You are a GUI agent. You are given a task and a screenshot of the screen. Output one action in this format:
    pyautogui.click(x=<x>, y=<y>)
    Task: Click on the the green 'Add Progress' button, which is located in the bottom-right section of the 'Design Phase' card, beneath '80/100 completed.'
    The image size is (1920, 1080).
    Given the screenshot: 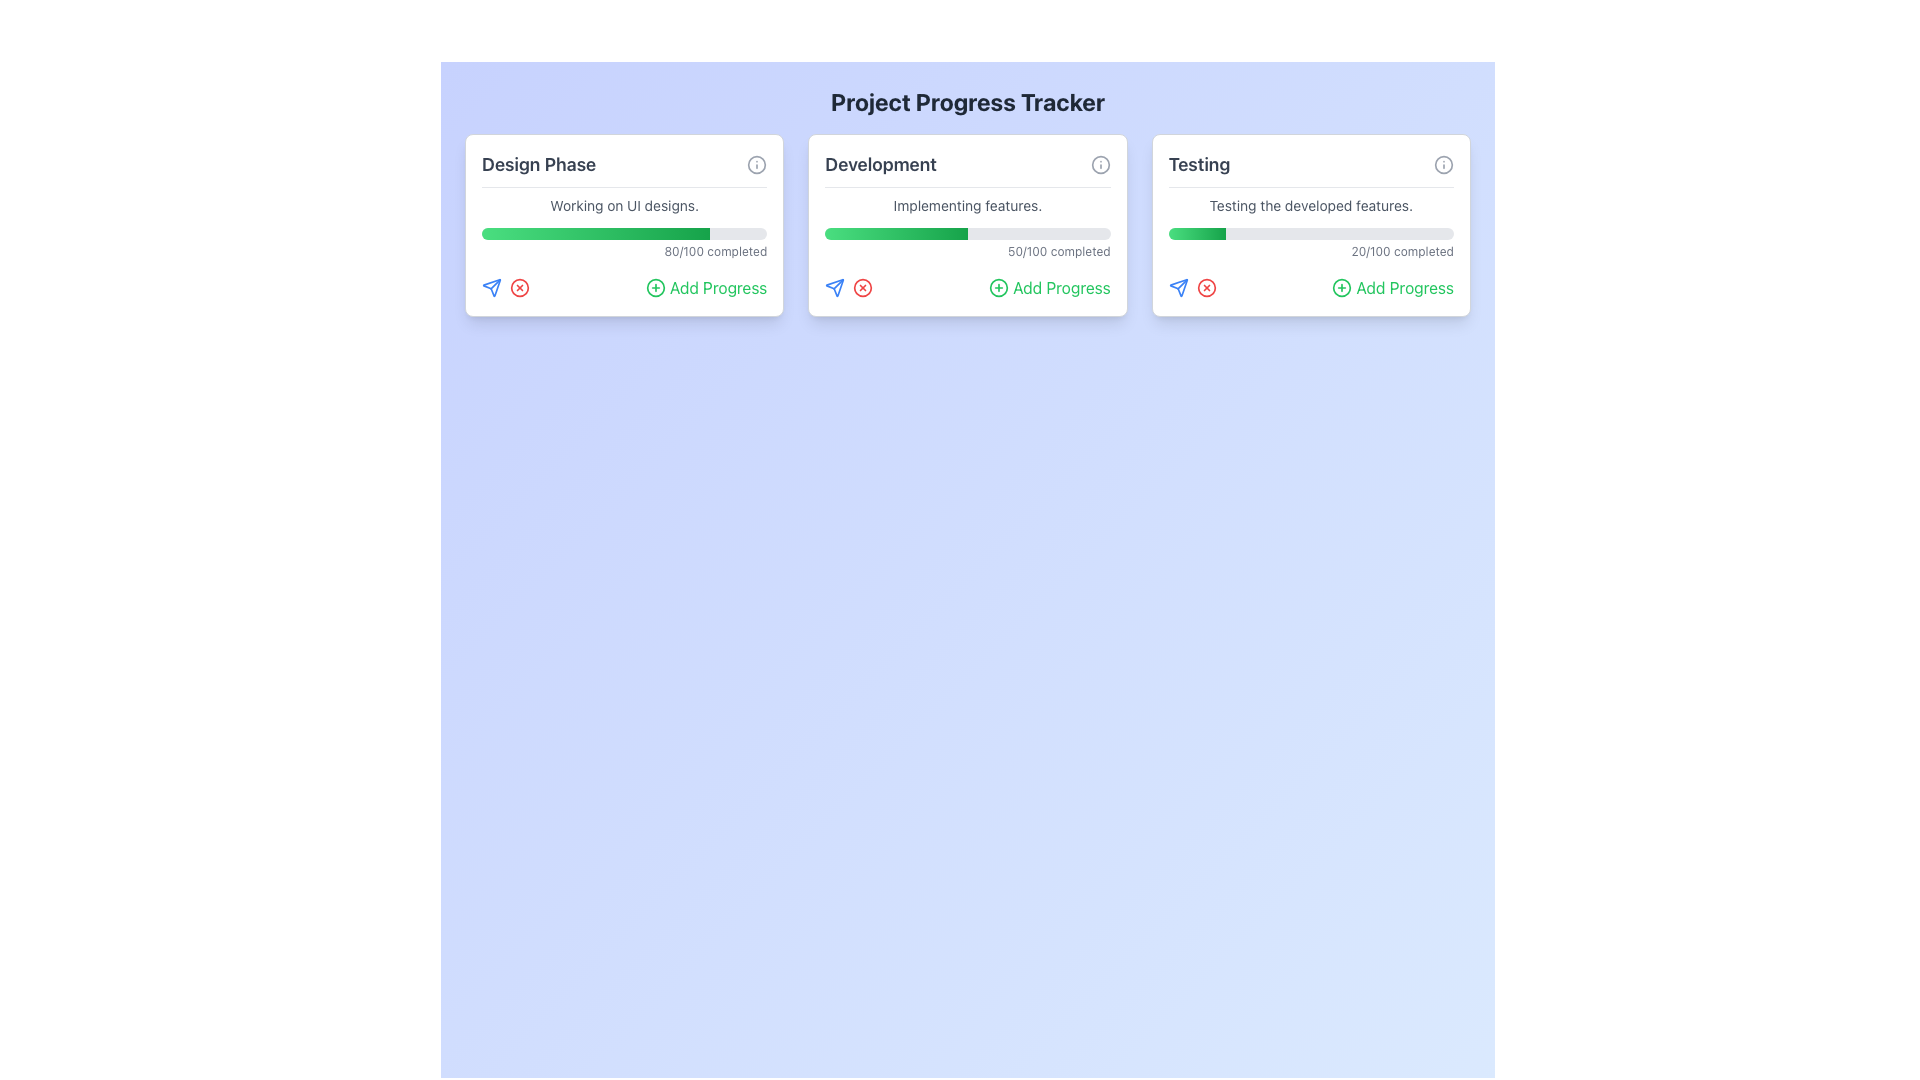 What is the action you would take?
    pyautogui.click(x=623, y=288)
    